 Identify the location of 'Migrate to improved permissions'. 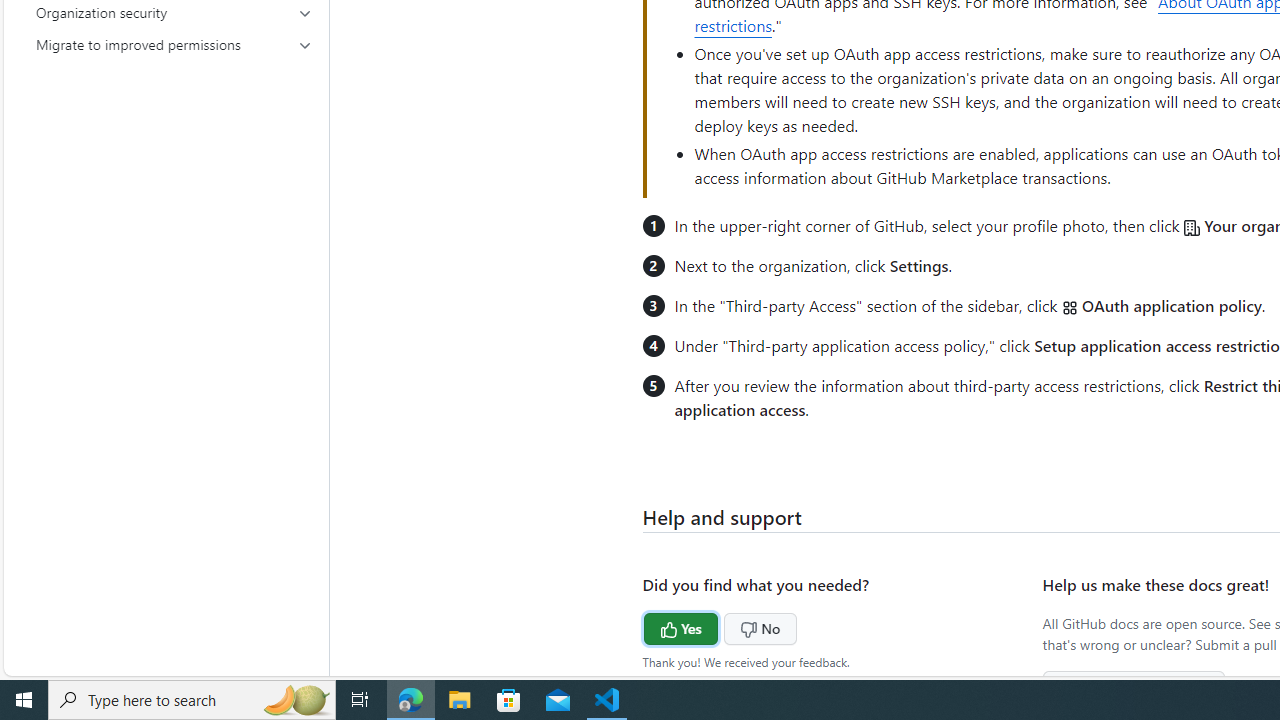
(174, 45).